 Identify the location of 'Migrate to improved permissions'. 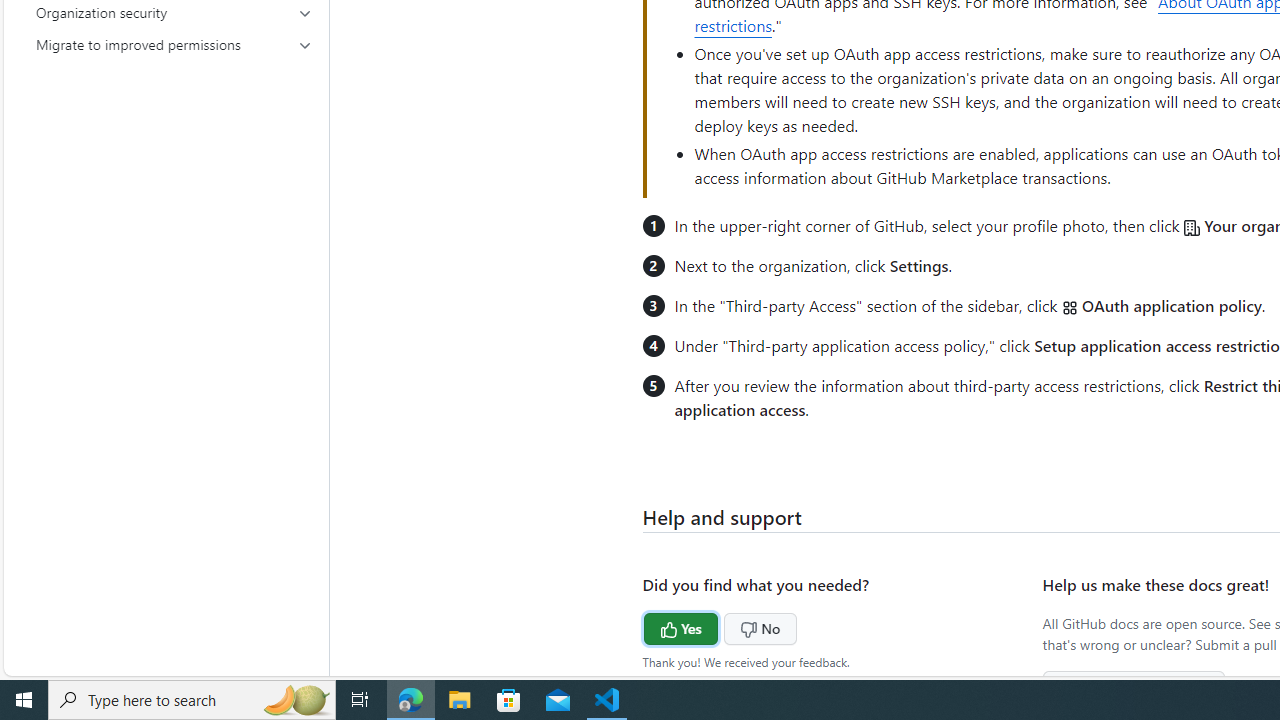
(174, 45).